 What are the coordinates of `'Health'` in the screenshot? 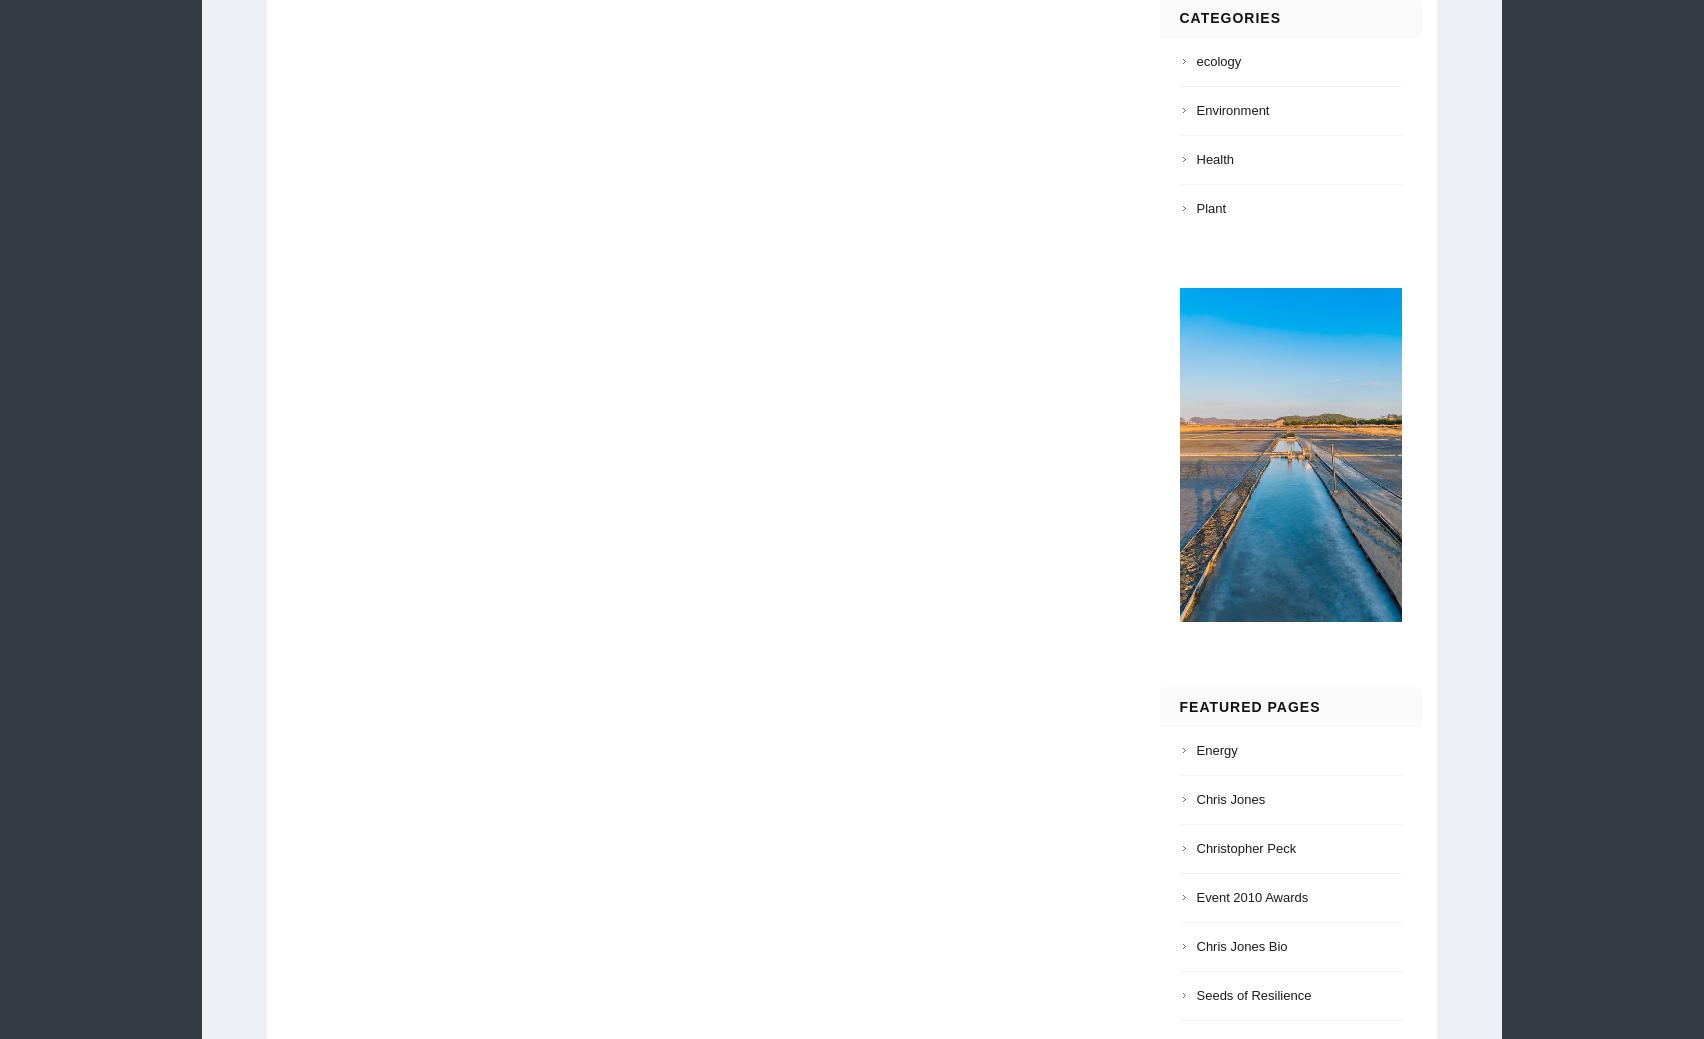 It's located at (1213, 158).